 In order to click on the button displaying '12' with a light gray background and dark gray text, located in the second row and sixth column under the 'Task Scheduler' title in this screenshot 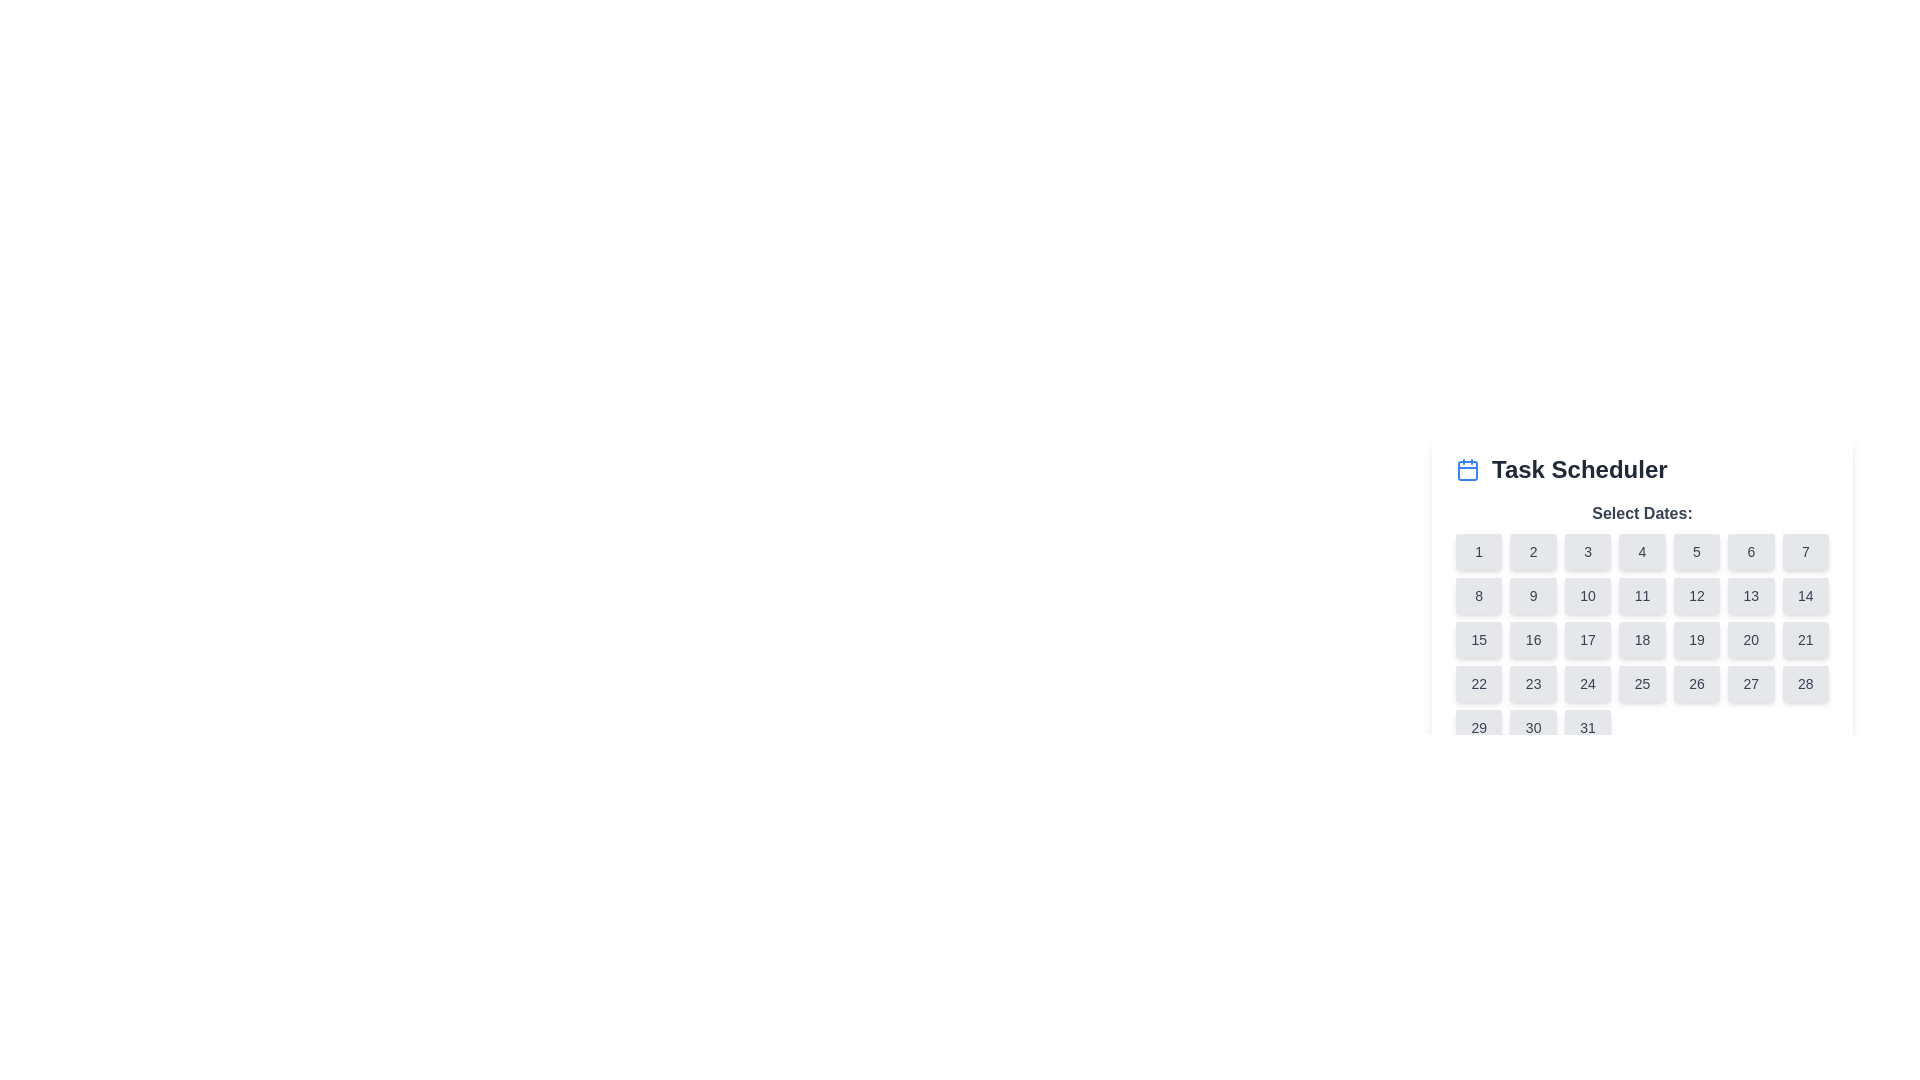, I will do `click(1695, 595)`.